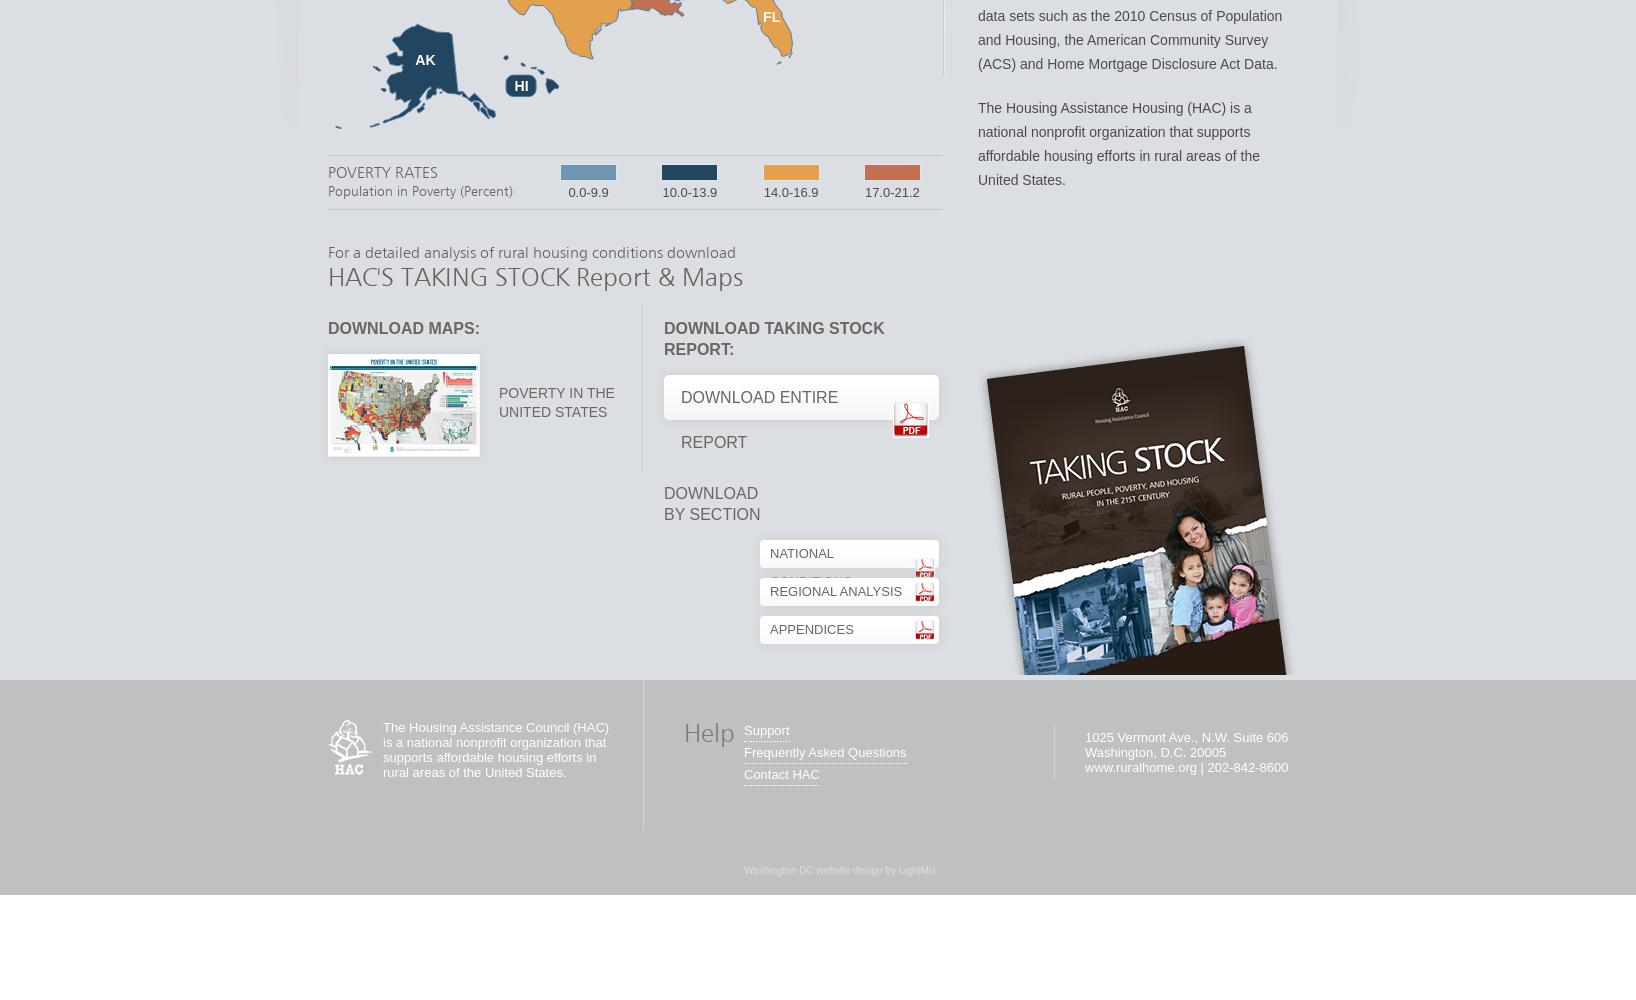 The width and height of the screenshot is (1636, 1000). What do you see at coordinates (770, 590) in the screenshot?
I see `'Regional Analysis'` at bounding box center [770, 590].